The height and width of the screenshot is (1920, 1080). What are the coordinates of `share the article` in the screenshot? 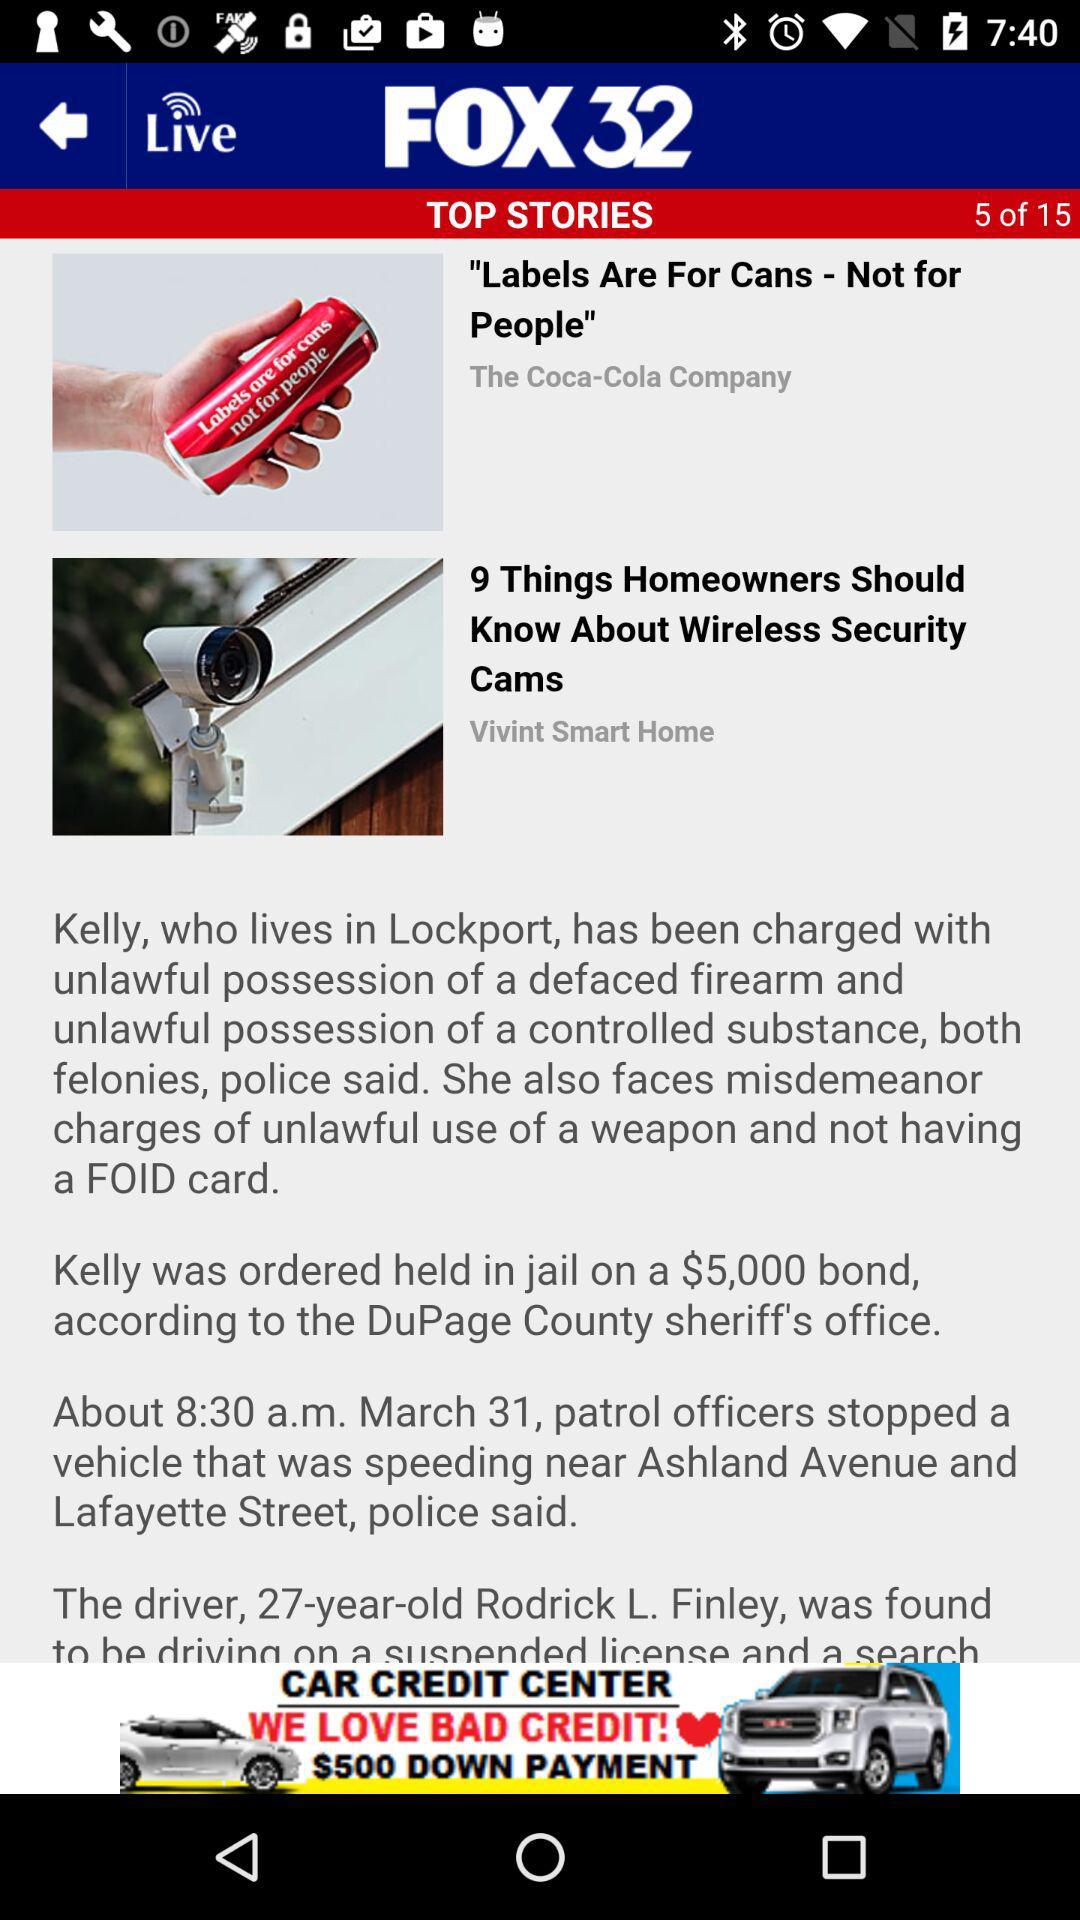 It's located at (540, 949).